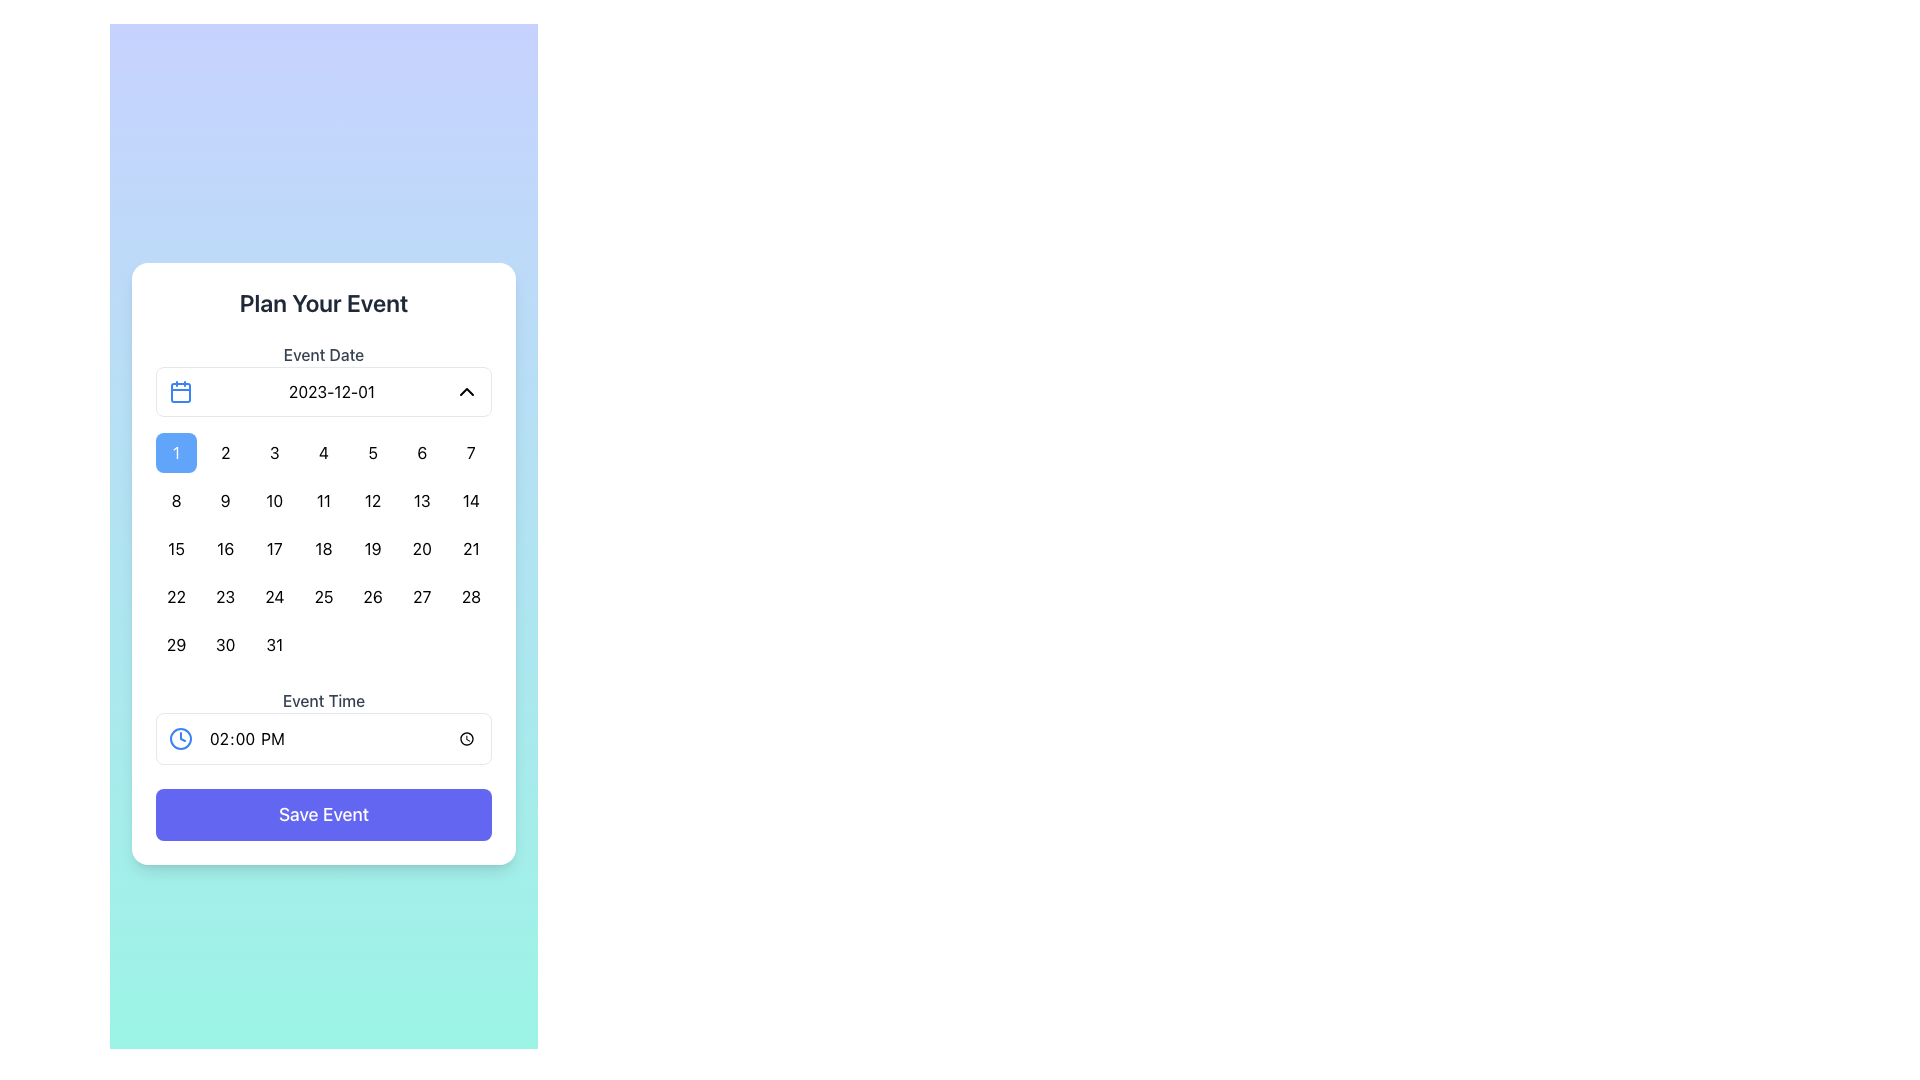 Image resolution: width=1920 pixels, height=1080 pixels. Describe the element at coordinates (181, 393) in the screenshot. I see `the decorative vector shape, which is a rounded rectangle within the calendar icon in the 'Event Date' section, adjacent to the date field displaying '2023-12-01'` at that location.